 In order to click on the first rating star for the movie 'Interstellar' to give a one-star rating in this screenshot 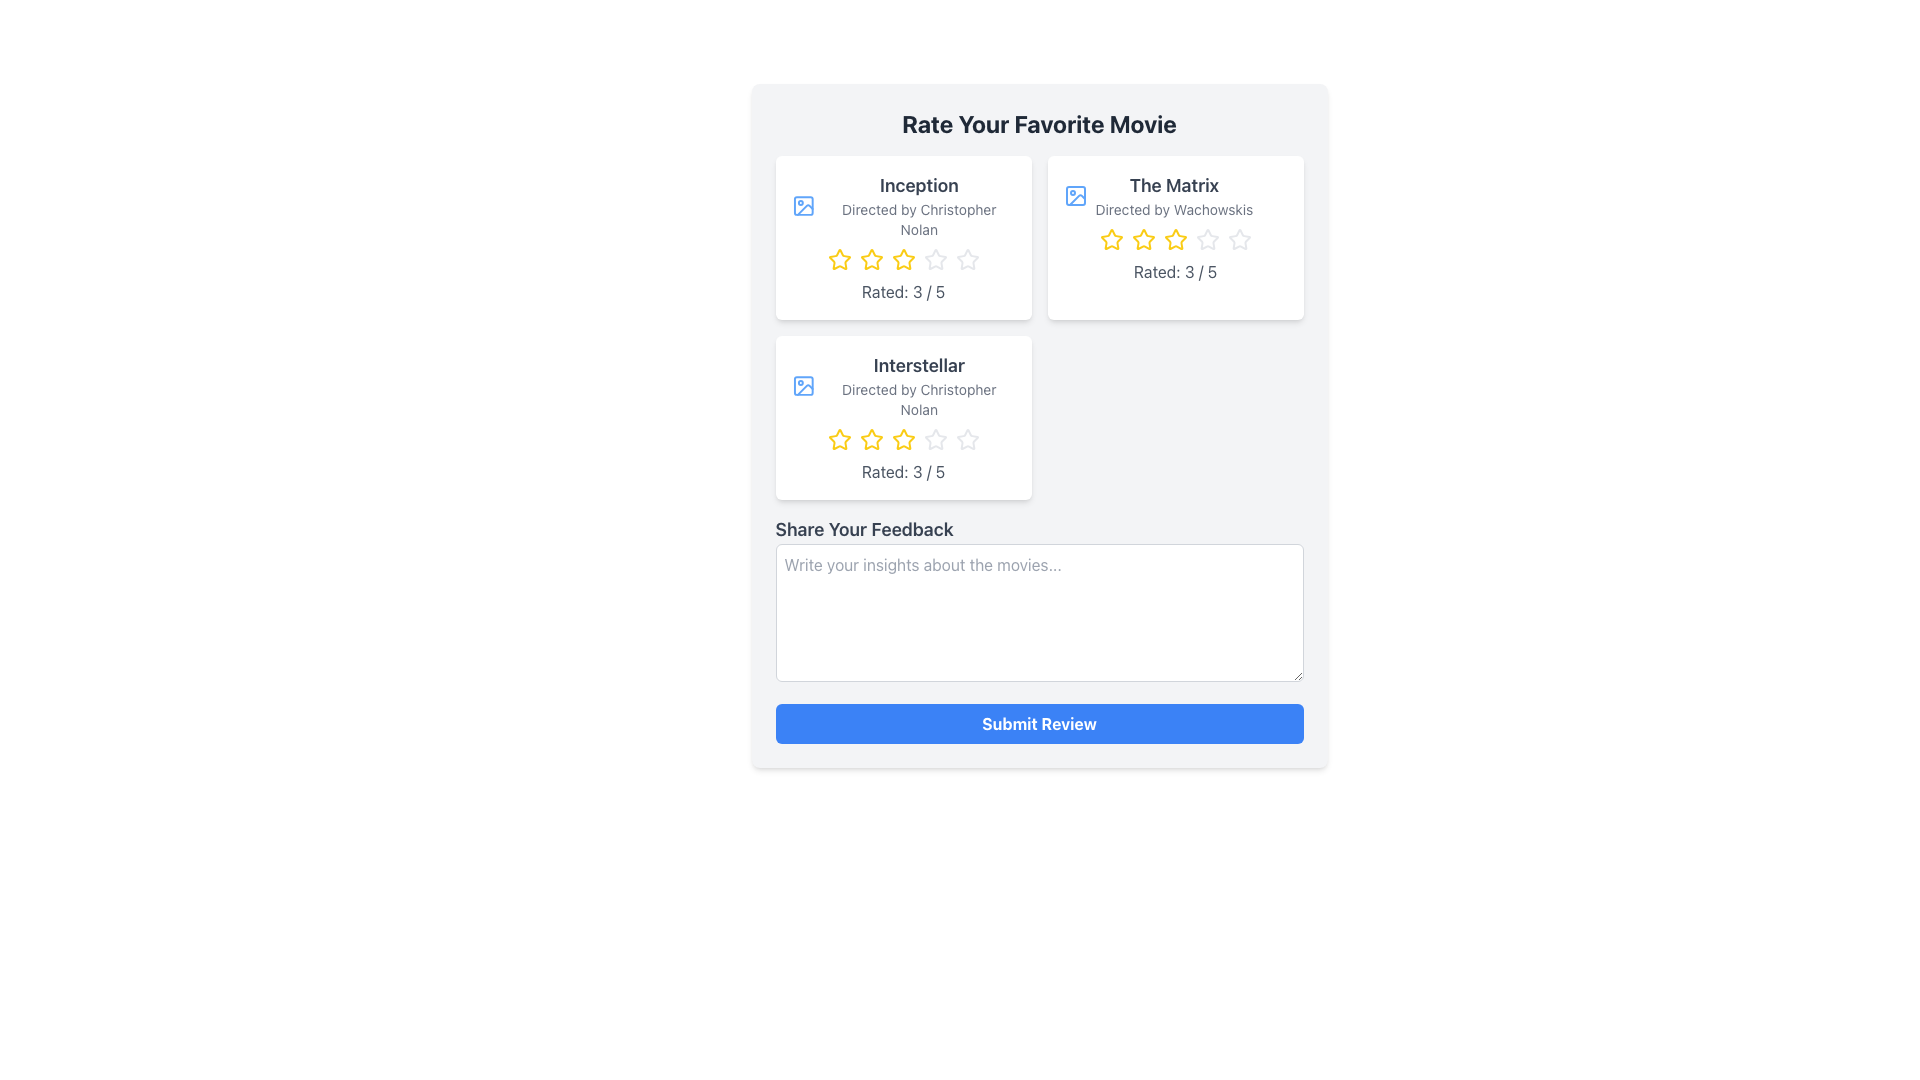, I will do `click(839, 438)`.